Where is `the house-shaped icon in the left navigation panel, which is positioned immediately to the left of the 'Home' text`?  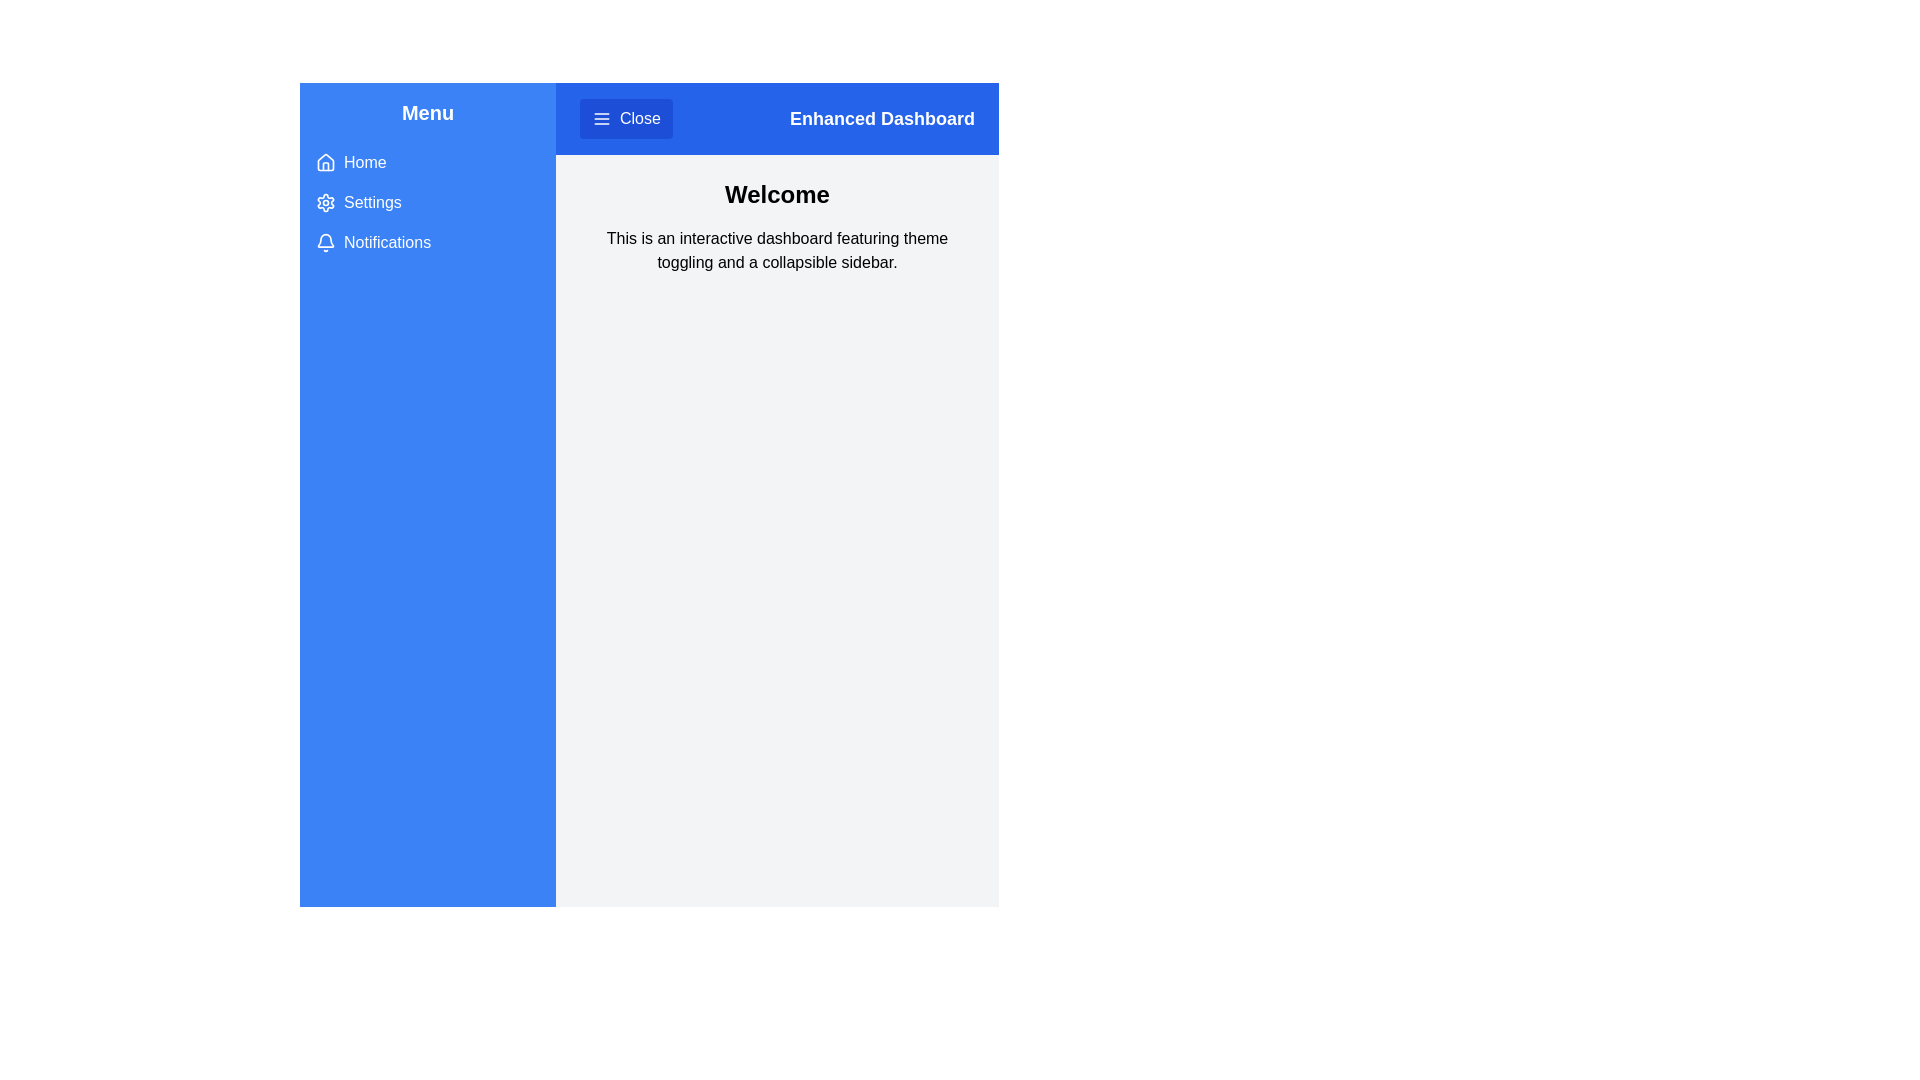
the house-shaped icon in the left navigation panel, which is positioned immediately to the left of the 'Home' text is located at coordinates (326, 161).